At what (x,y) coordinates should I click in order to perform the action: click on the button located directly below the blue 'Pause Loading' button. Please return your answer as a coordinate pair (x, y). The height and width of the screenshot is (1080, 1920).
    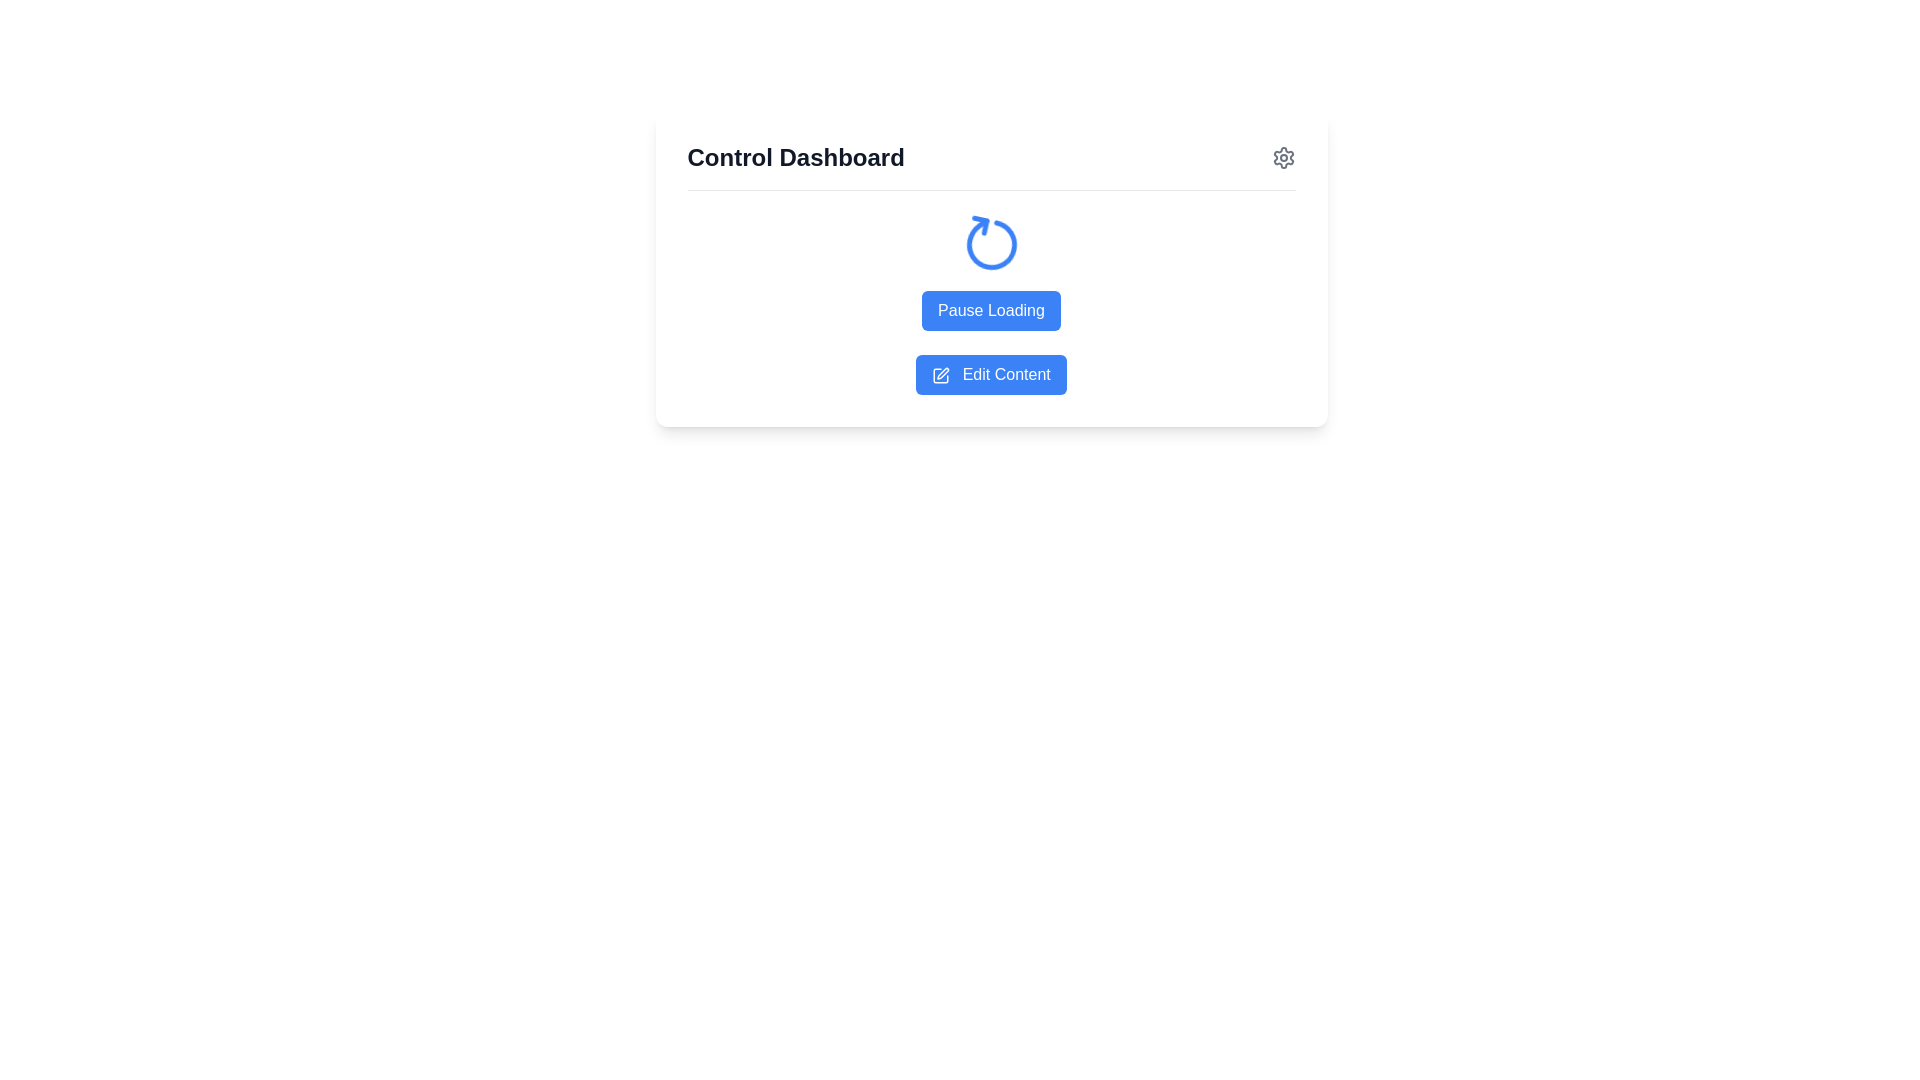
    Looking at the image, I should click on (991, 374).